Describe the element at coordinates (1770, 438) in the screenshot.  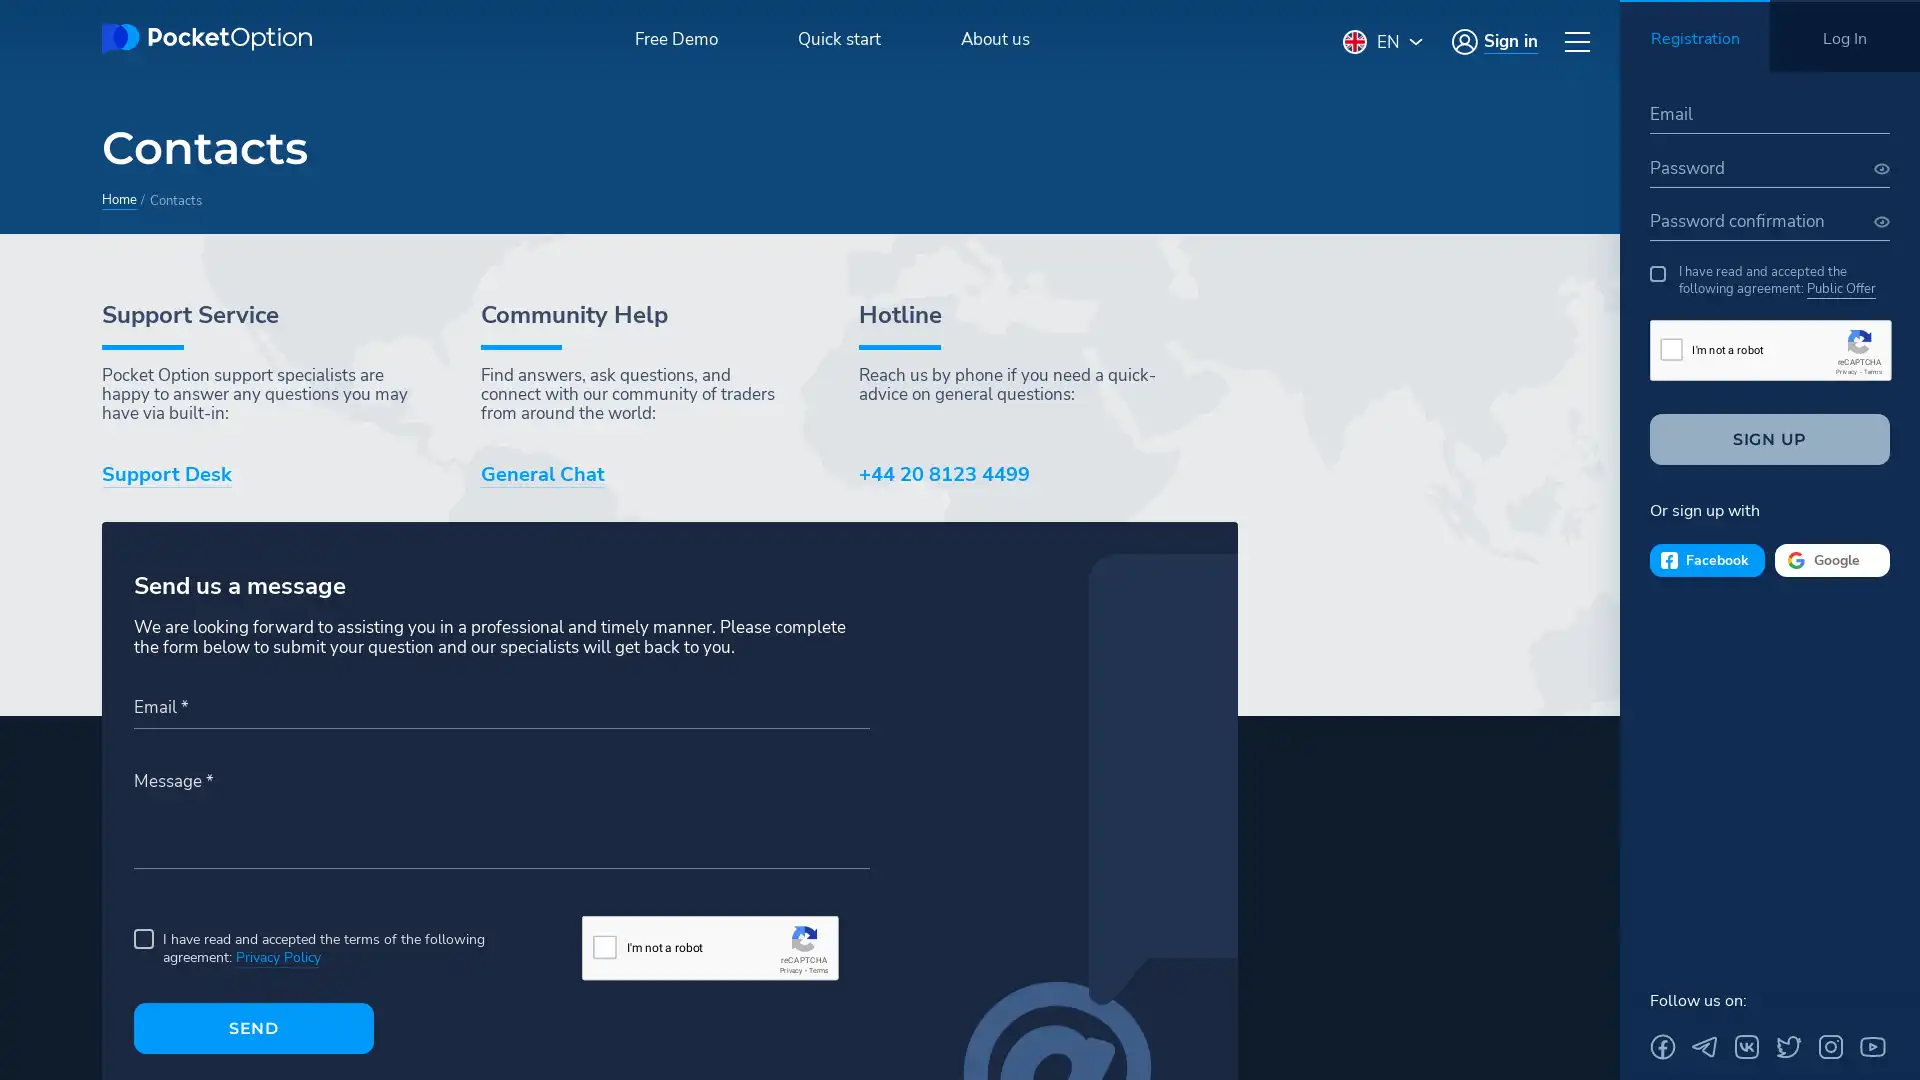
I see `SIGN UP` at that location.